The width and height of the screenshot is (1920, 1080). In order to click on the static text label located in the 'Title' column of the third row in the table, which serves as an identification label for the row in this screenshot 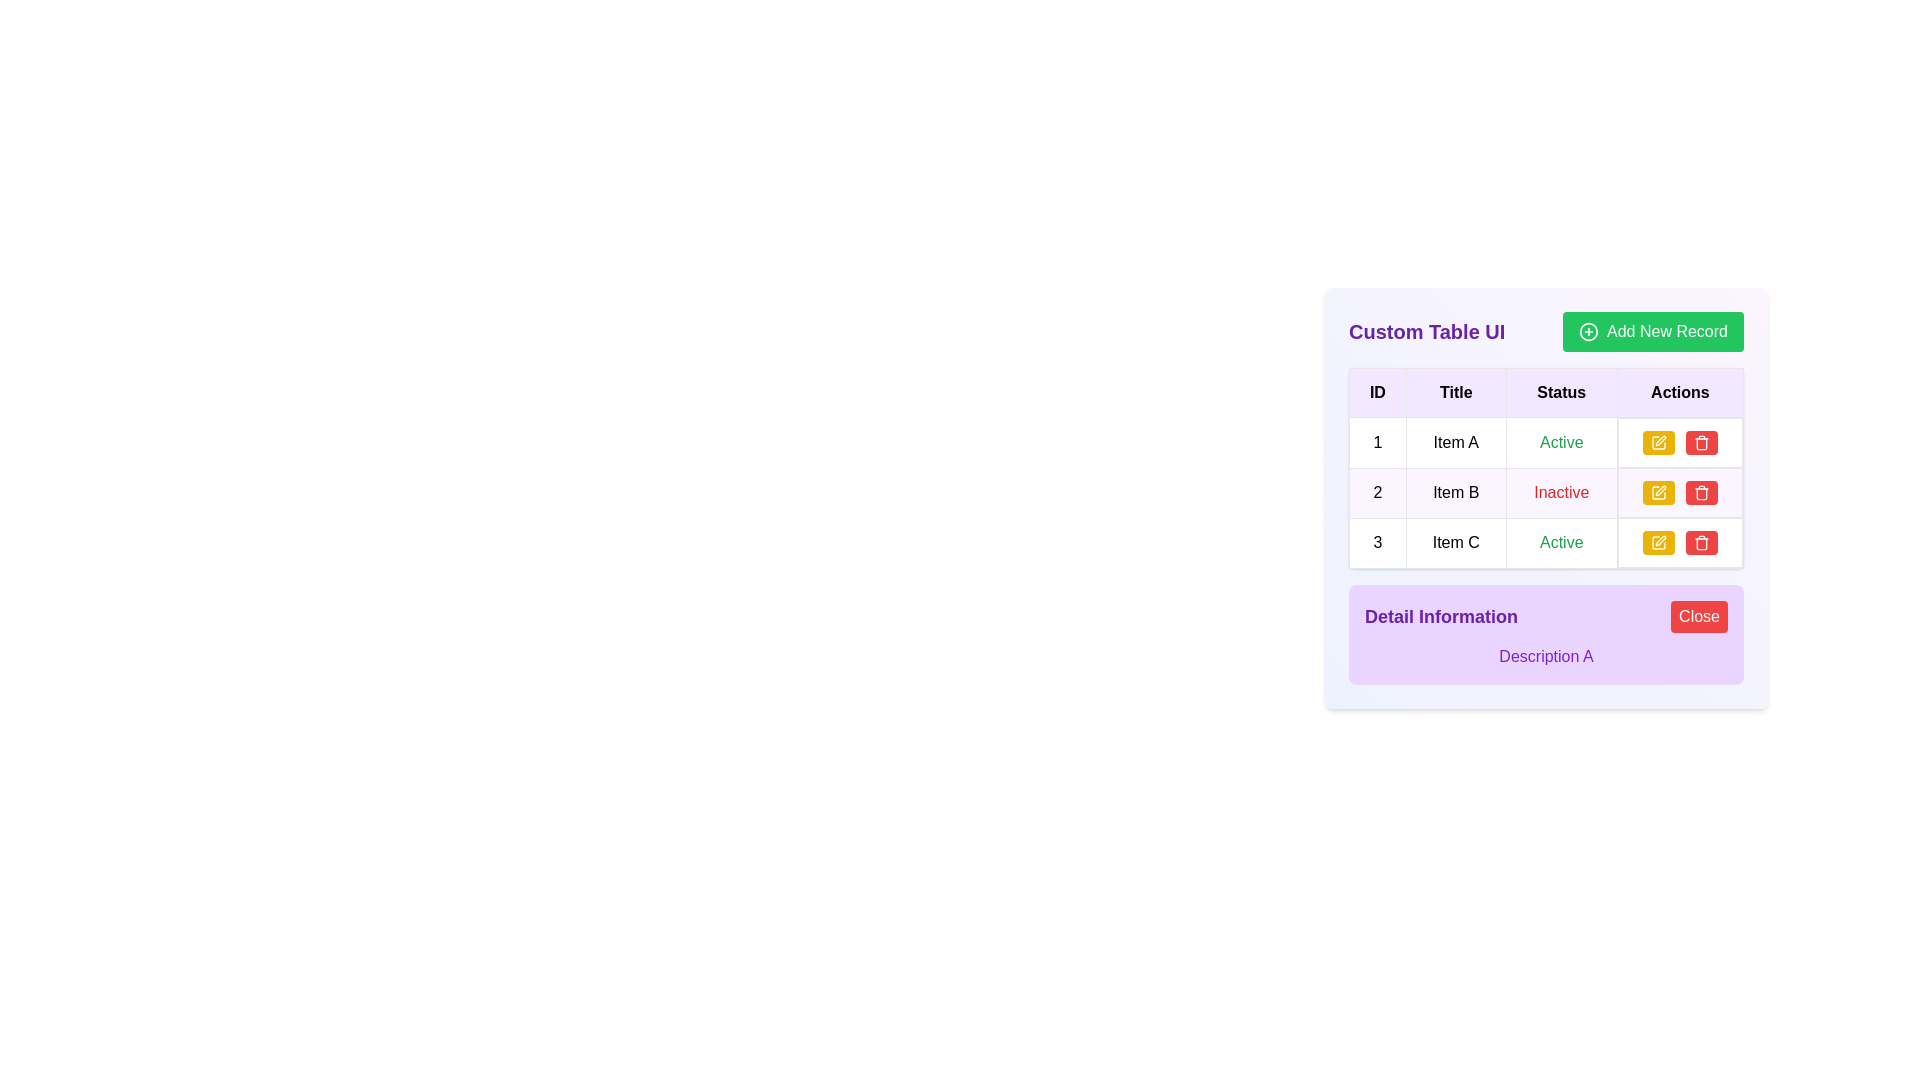, I will do `click(1456, 543)`.